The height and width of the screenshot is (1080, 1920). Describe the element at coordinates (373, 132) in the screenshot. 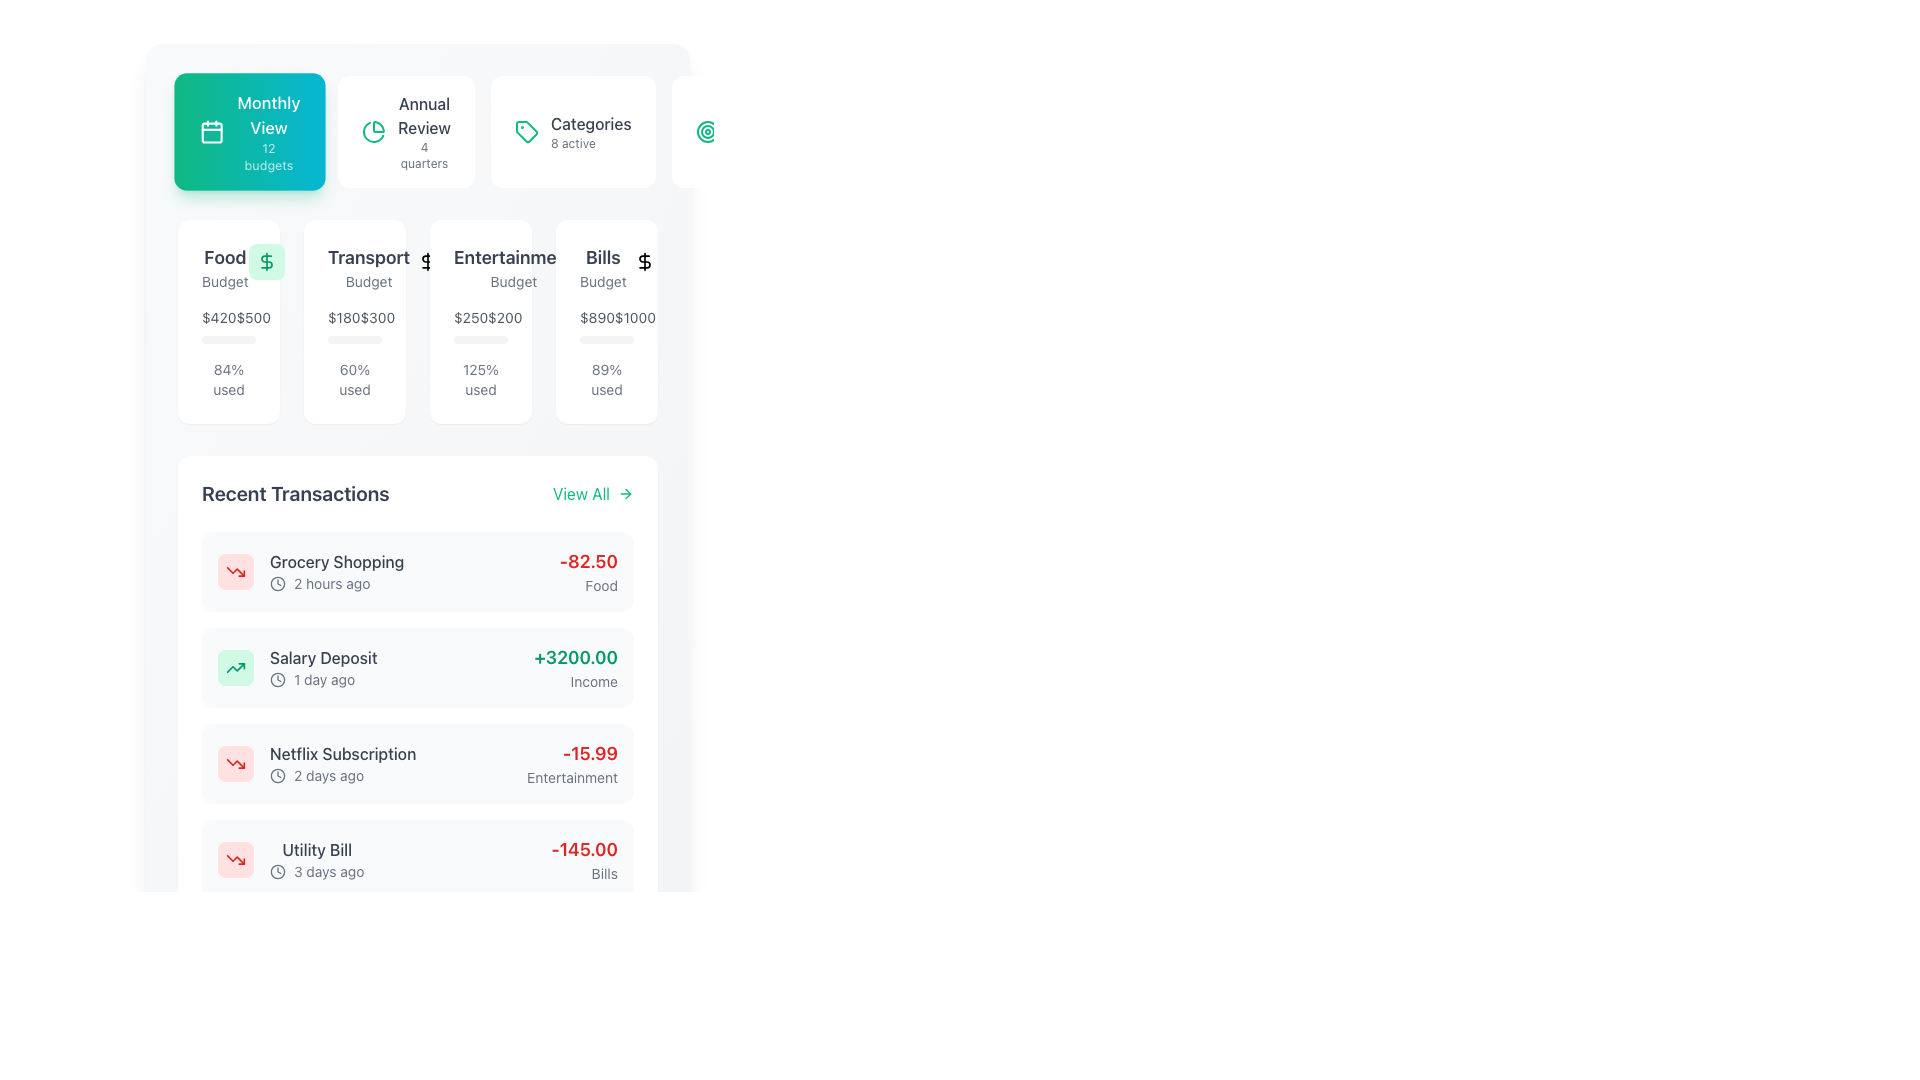

I see `the second slice of the pie chart icon located in the top-right navigation section next to the 'Annual Review' tab` at that location.